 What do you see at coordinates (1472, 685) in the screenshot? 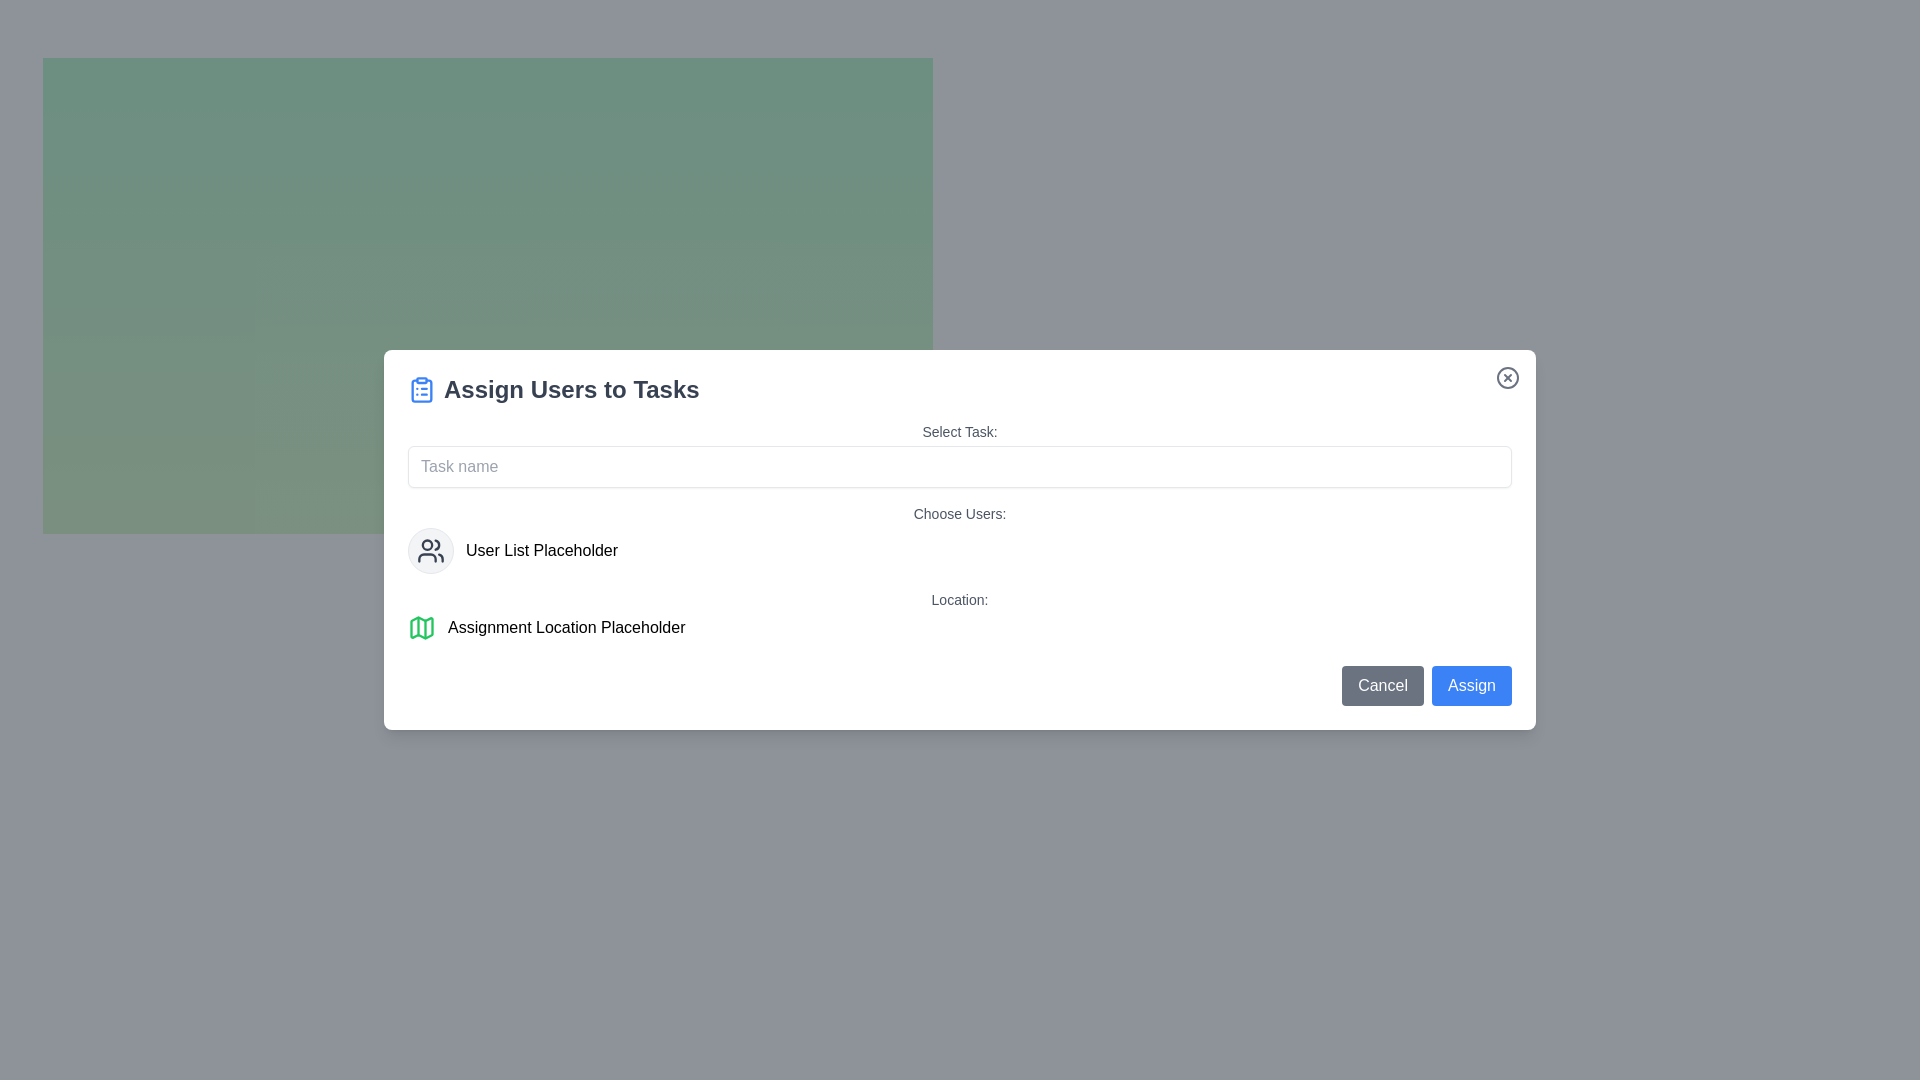
I see `the 'Assign' button, which is a rectangular button with rounded corners and a blue background, located` at bounding box center [1472, 685].